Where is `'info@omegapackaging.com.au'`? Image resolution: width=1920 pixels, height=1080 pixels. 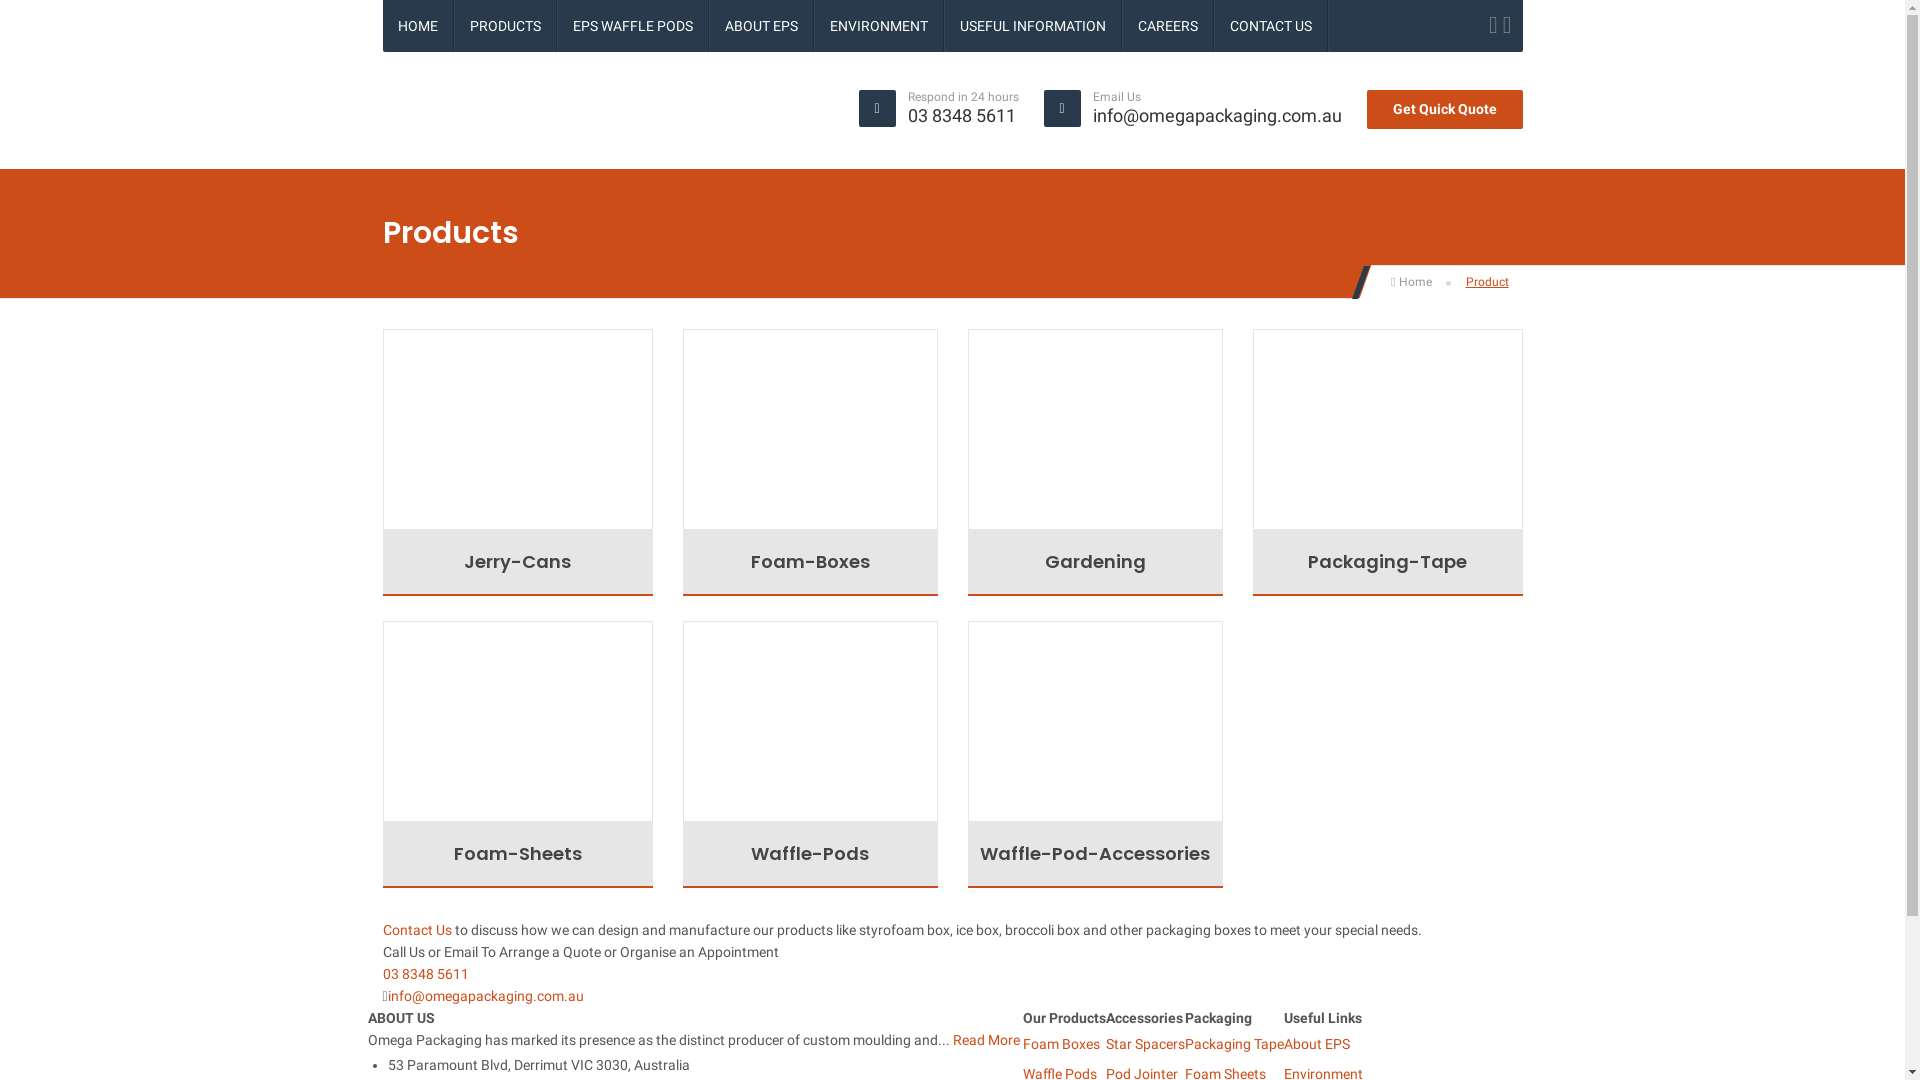 'info@omegapackaging.com.au' is located at coordinates (485, 995).